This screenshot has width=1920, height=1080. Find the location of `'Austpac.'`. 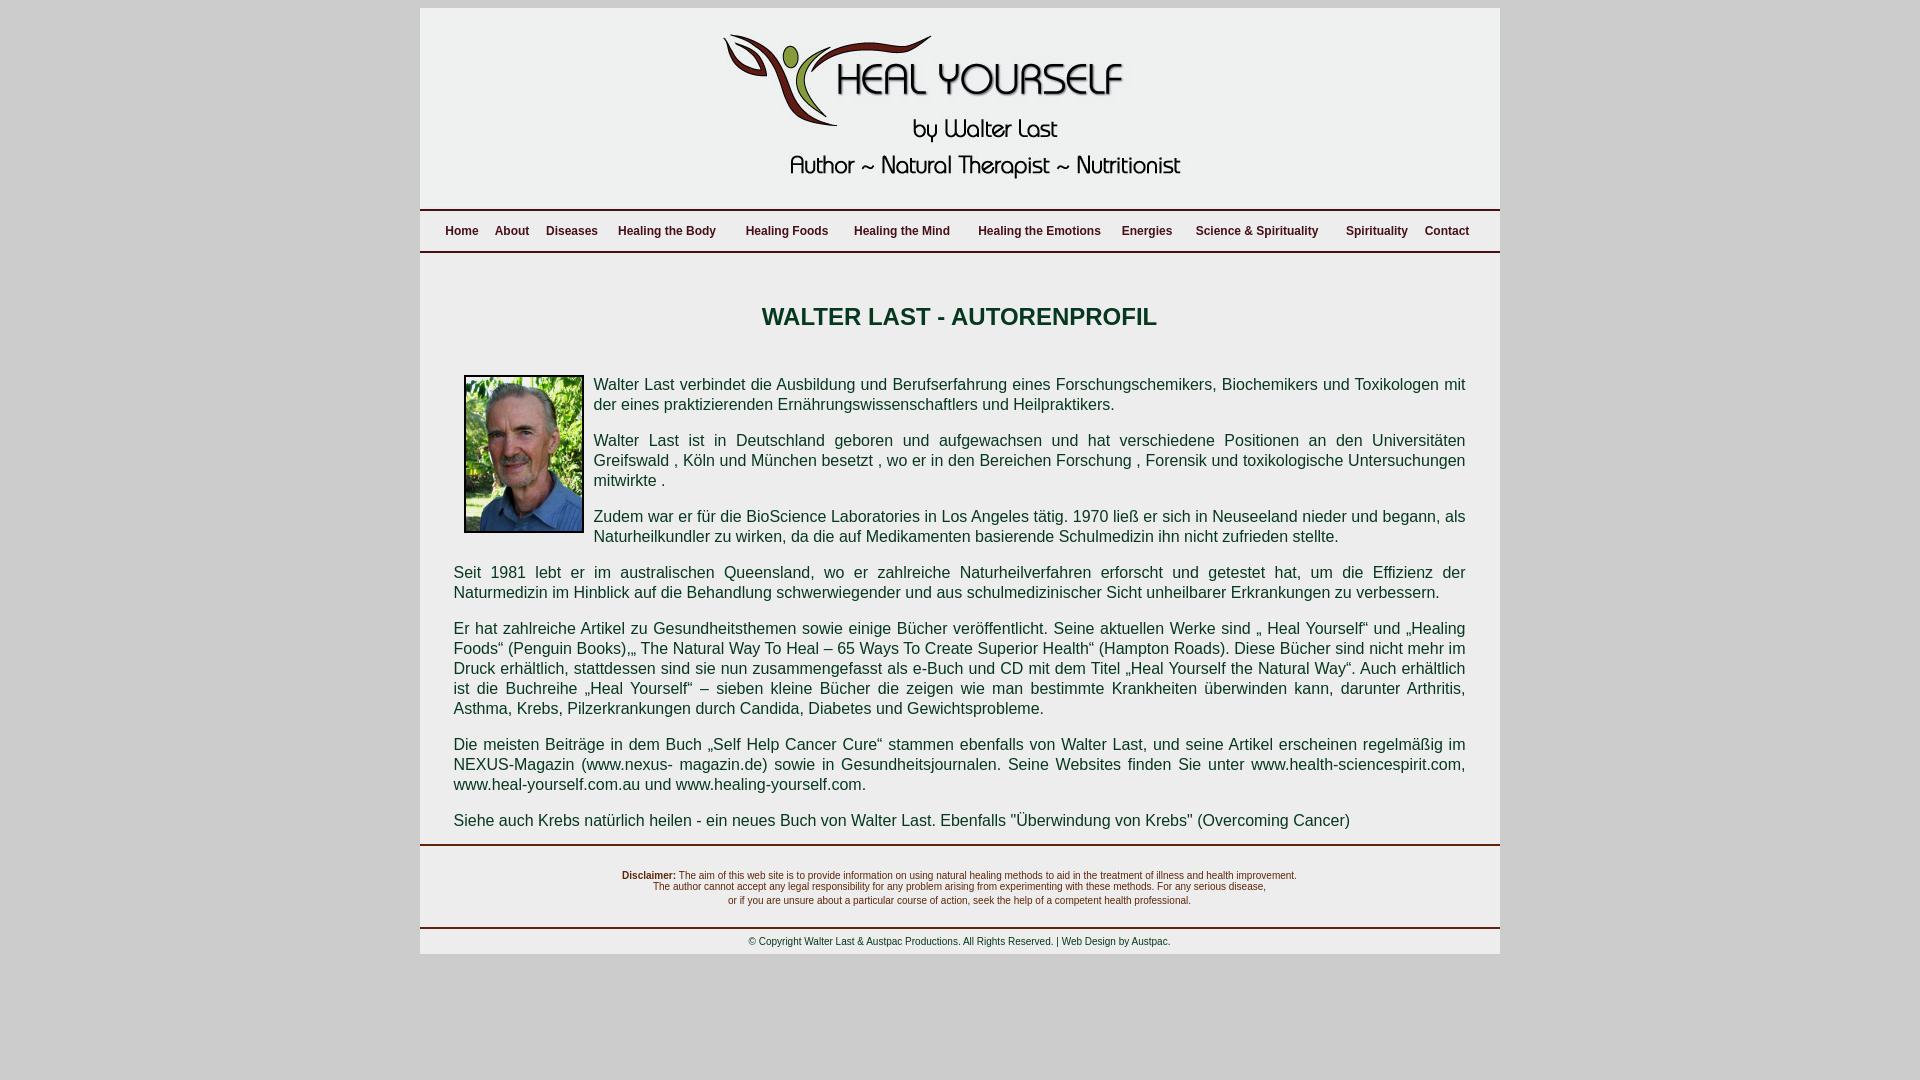

'Austpac.' is located at coordinates (1151, 941).